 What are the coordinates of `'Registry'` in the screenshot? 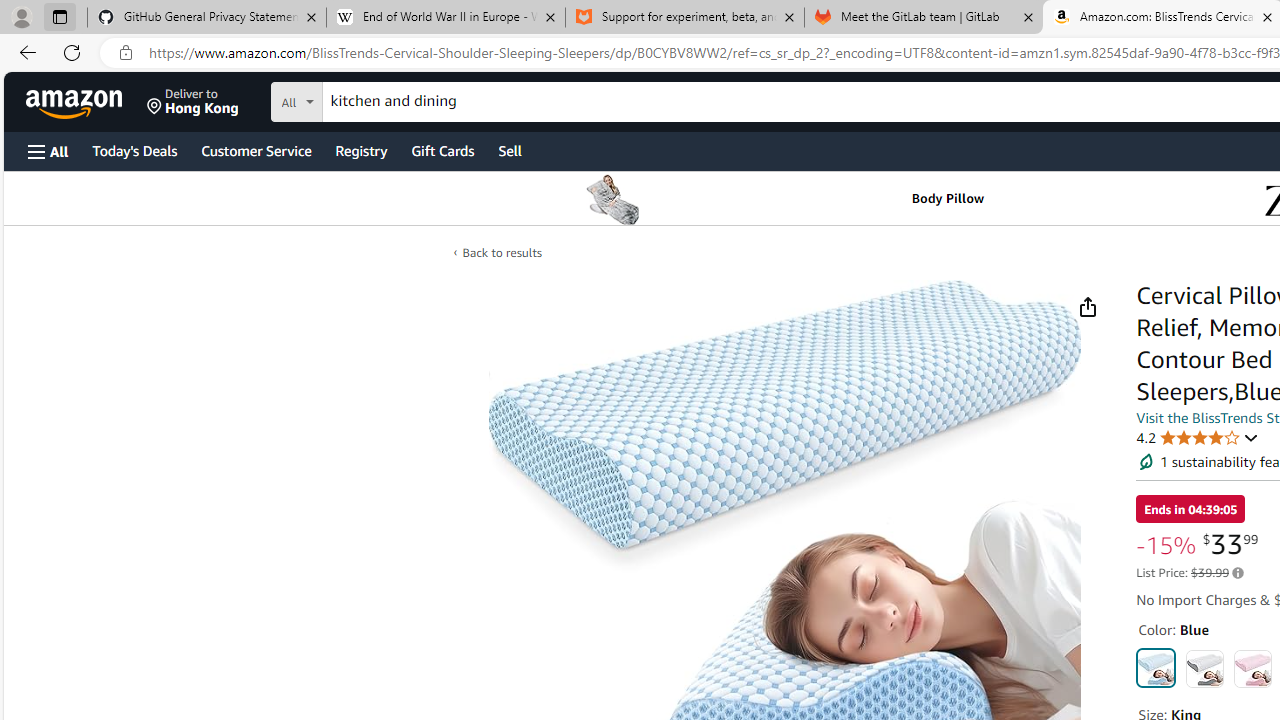 It's located at (360, 149).